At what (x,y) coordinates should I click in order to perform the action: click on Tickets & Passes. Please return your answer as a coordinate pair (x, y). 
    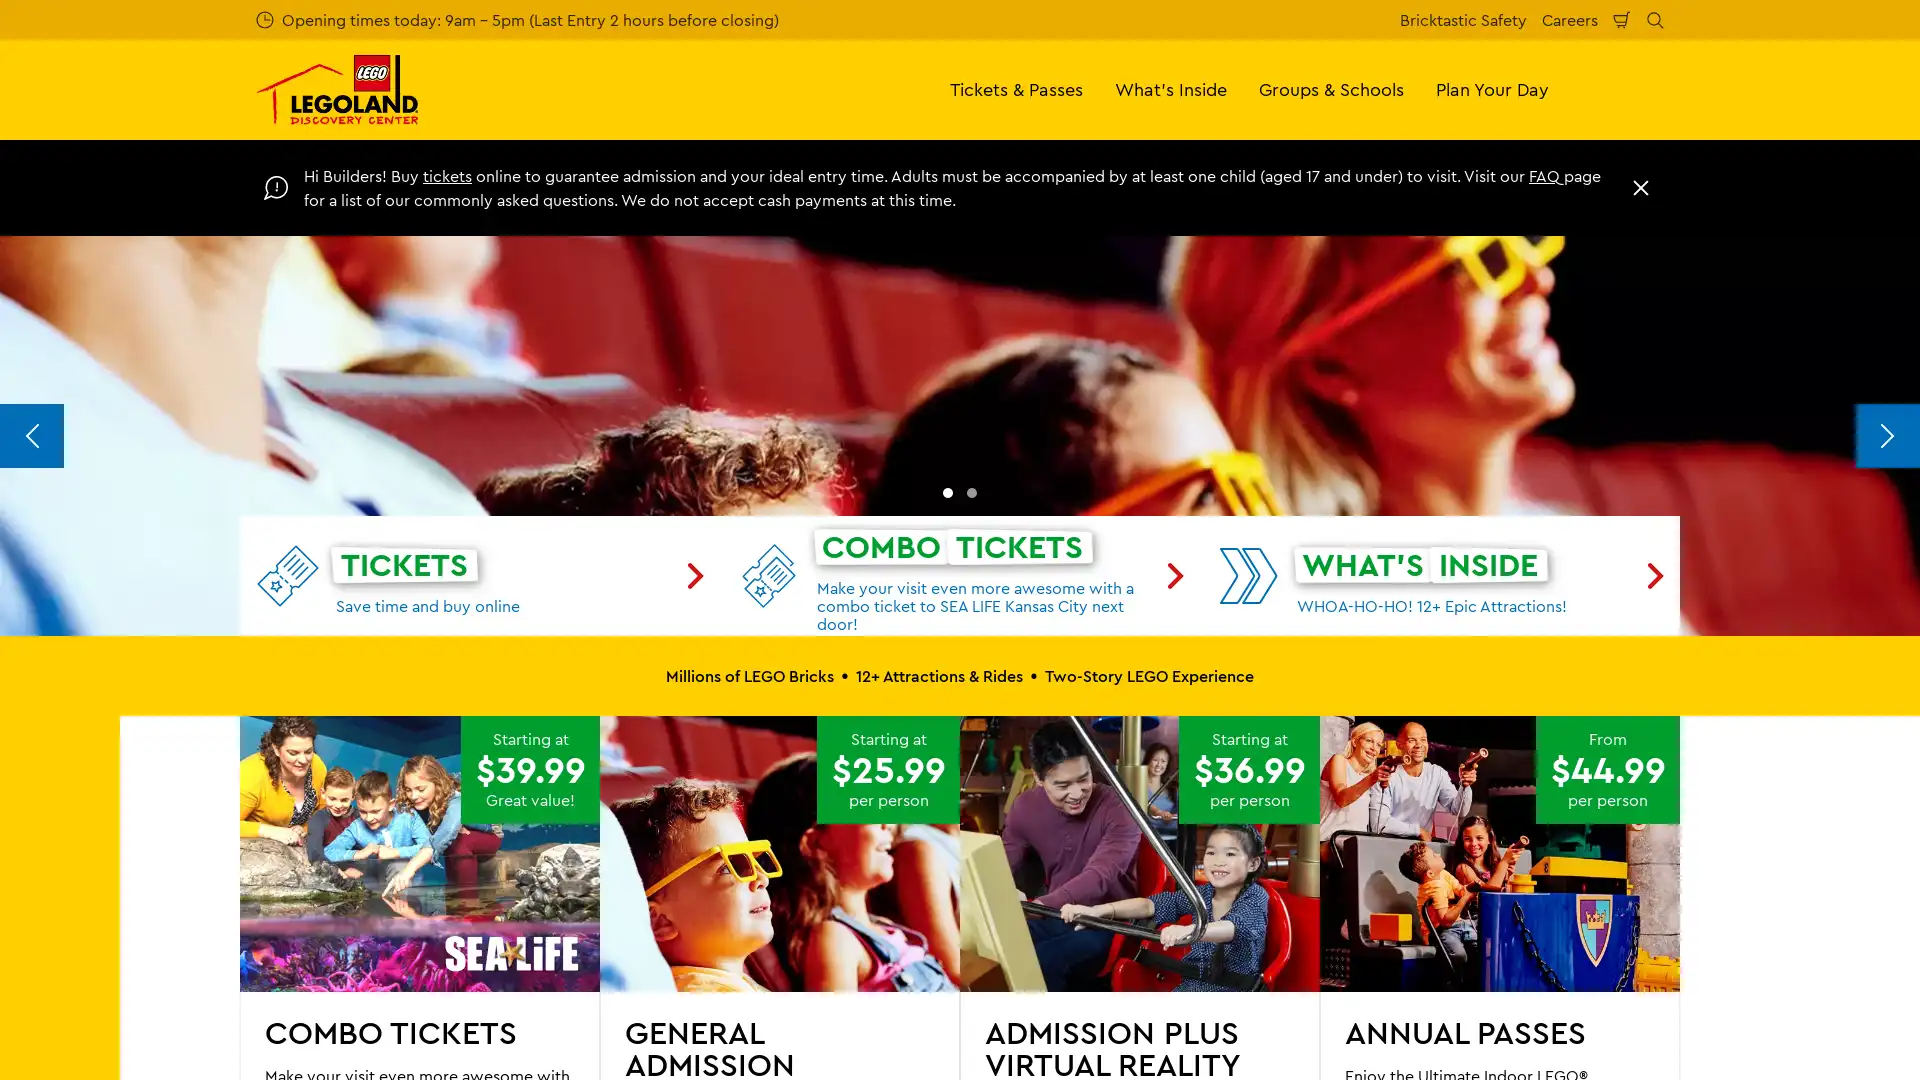
    Looking at the image, I should click on (1016, 88).